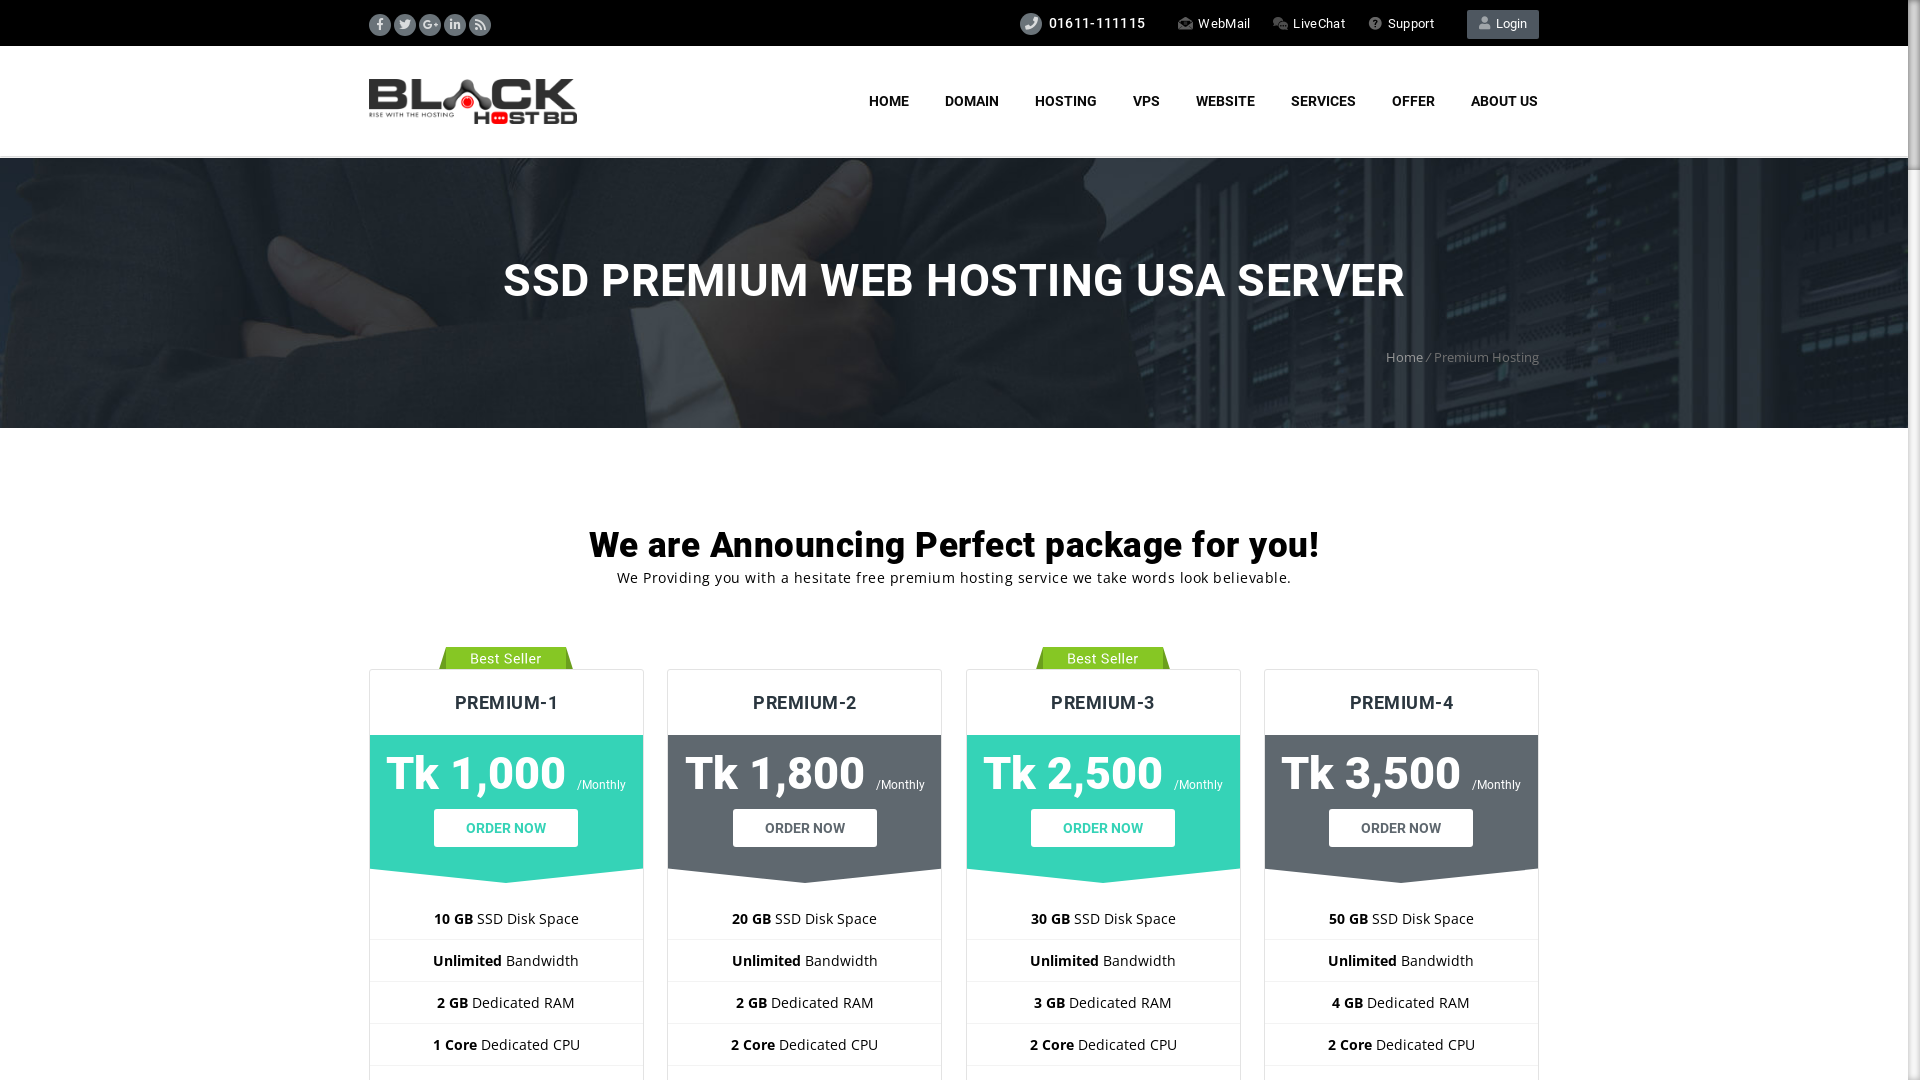 This screenshot has height=1080, width=1920. What do you see at coordinates (505, 828) in the screenshot?
I see `'ORDER NOW'` at bounding box center [505, 828].